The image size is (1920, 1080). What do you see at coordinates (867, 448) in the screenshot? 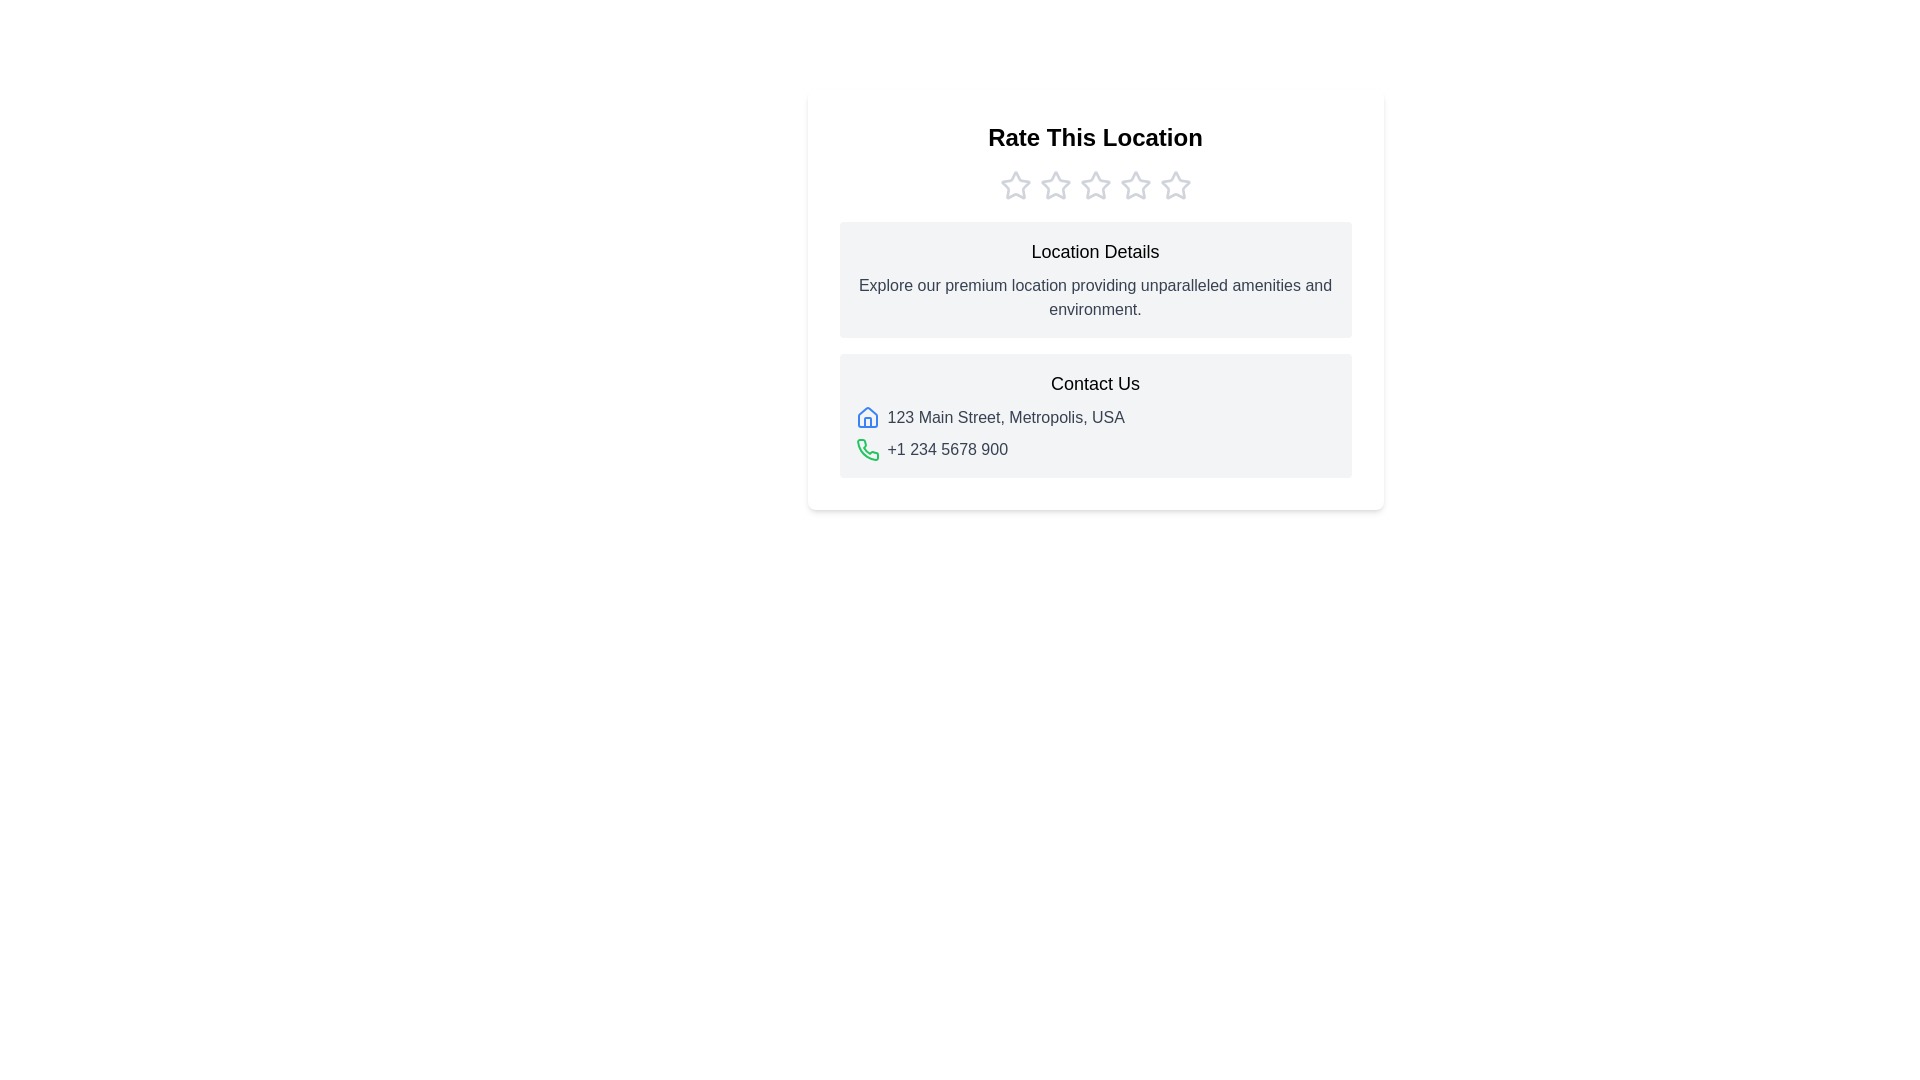
I see `the green phone icon located in the 'Contact Us' section adjacent to the phone number '+1 234 5678 900'. This icon is the only graphical representation of a telephone in this section` at bounding box center [867, 448].